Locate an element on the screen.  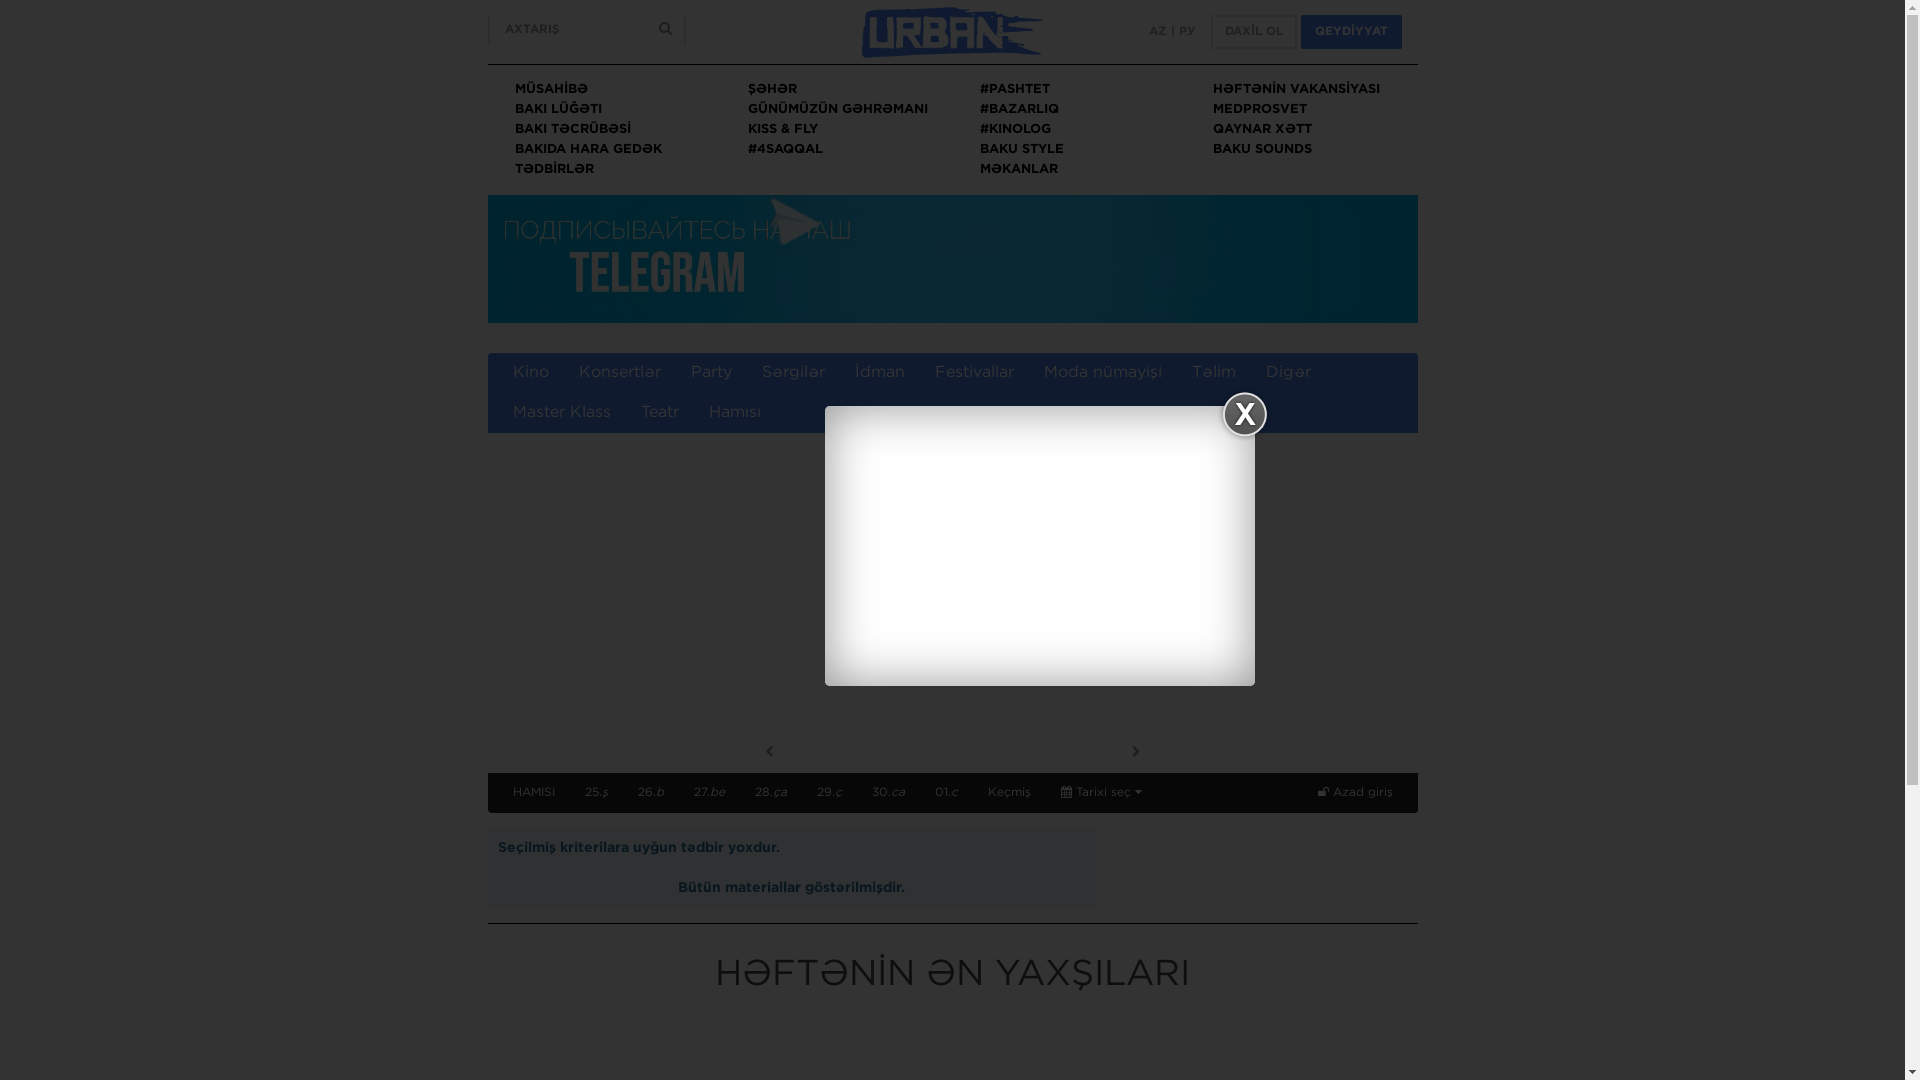
'#BAZARLIQ' is located at coordinates (1019, 109).